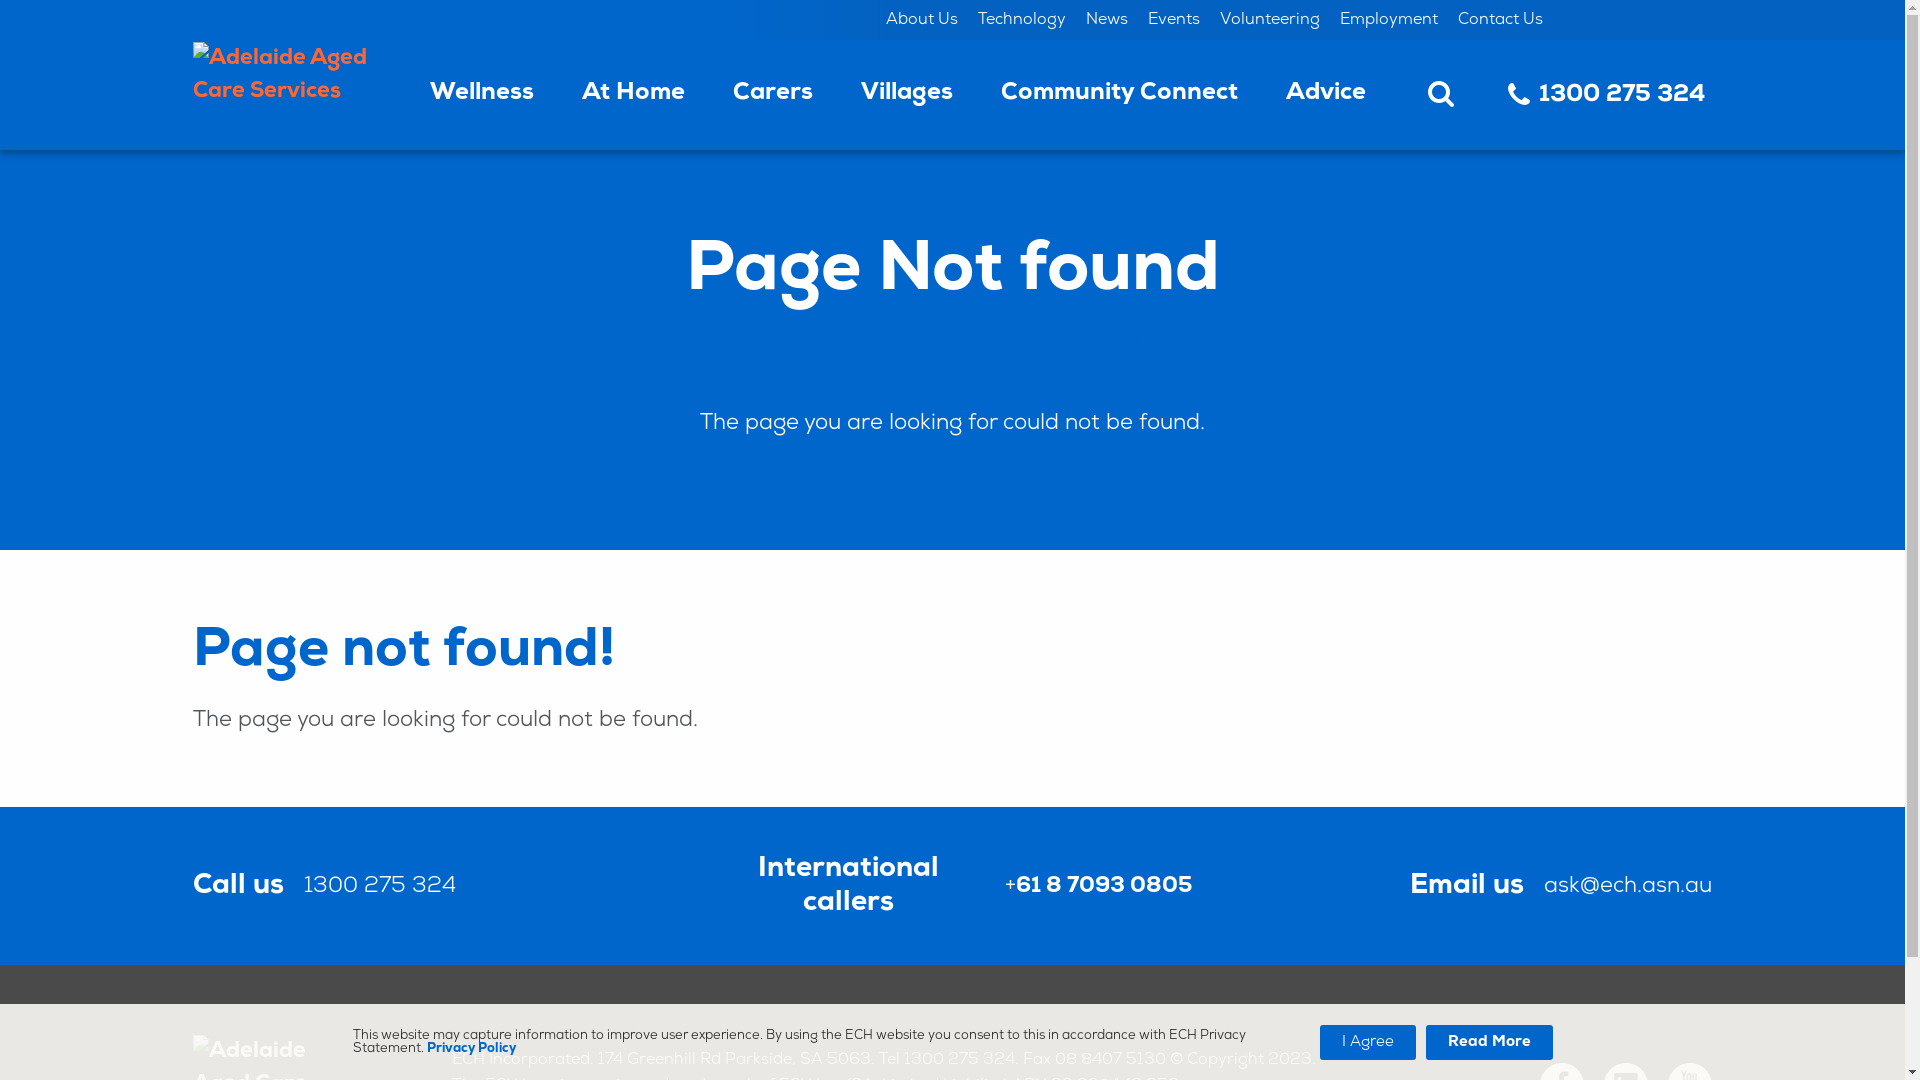  What do you see at coordinates (1004, 884) in the screenshot?
I see `'+61 8 7093 0805'` at bounding box center [1004, 884].